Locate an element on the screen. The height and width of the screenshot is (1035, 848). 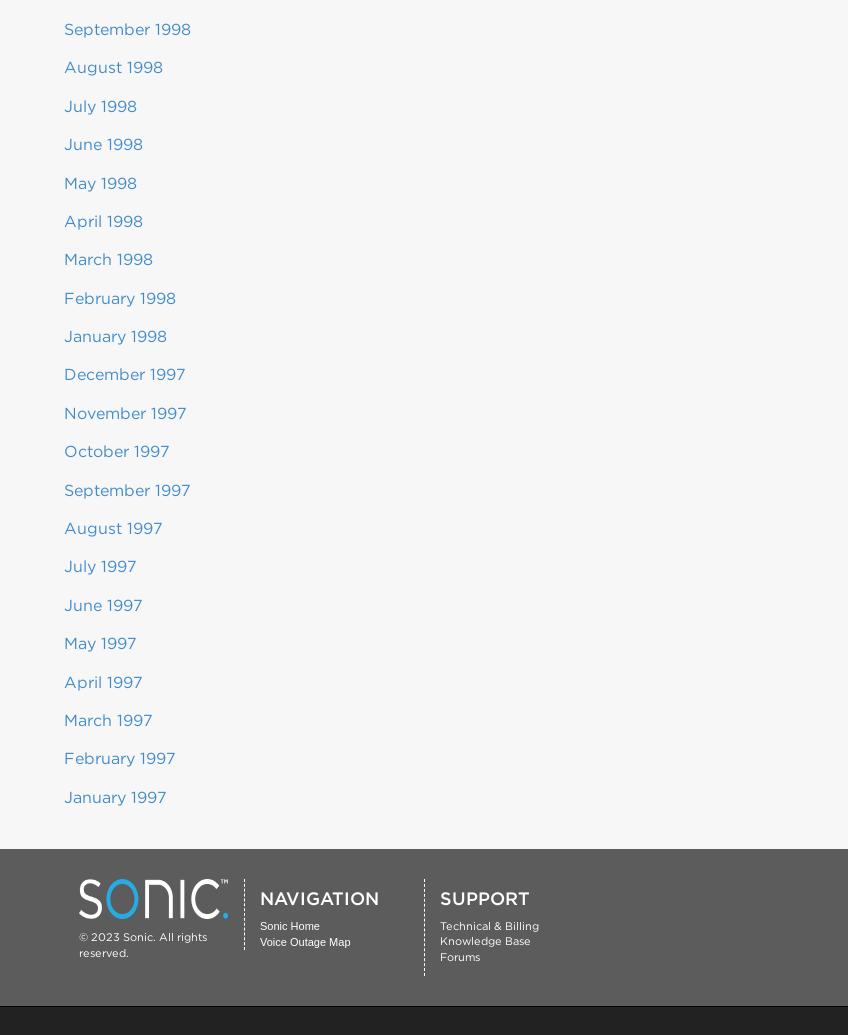
'June 1998' is located at coordinates (103, 144).